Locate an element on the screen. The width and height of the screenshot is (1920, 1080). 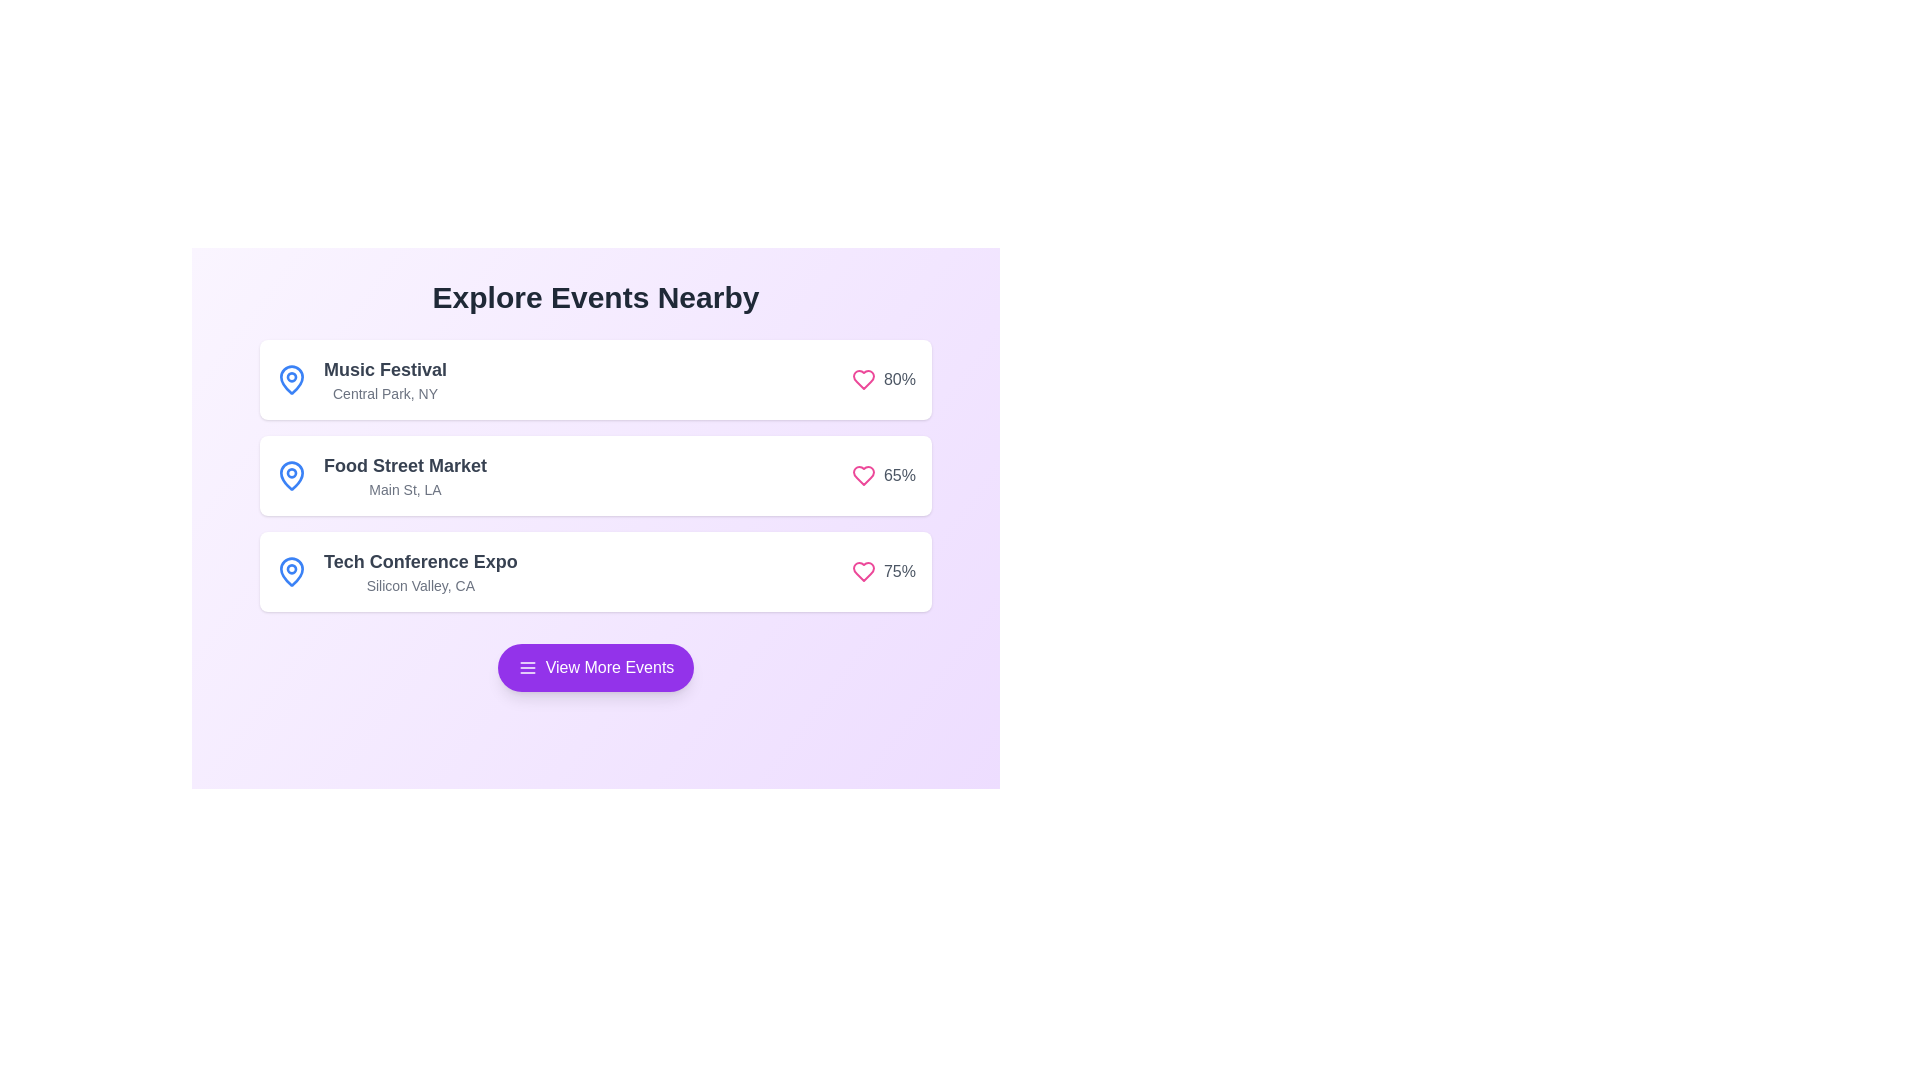
text displayed in the text label showing 'Silicon Valley, CA', which is positioned below the title 'Tech Conference Expo' in the event listings is located at coordinates (419, 585).